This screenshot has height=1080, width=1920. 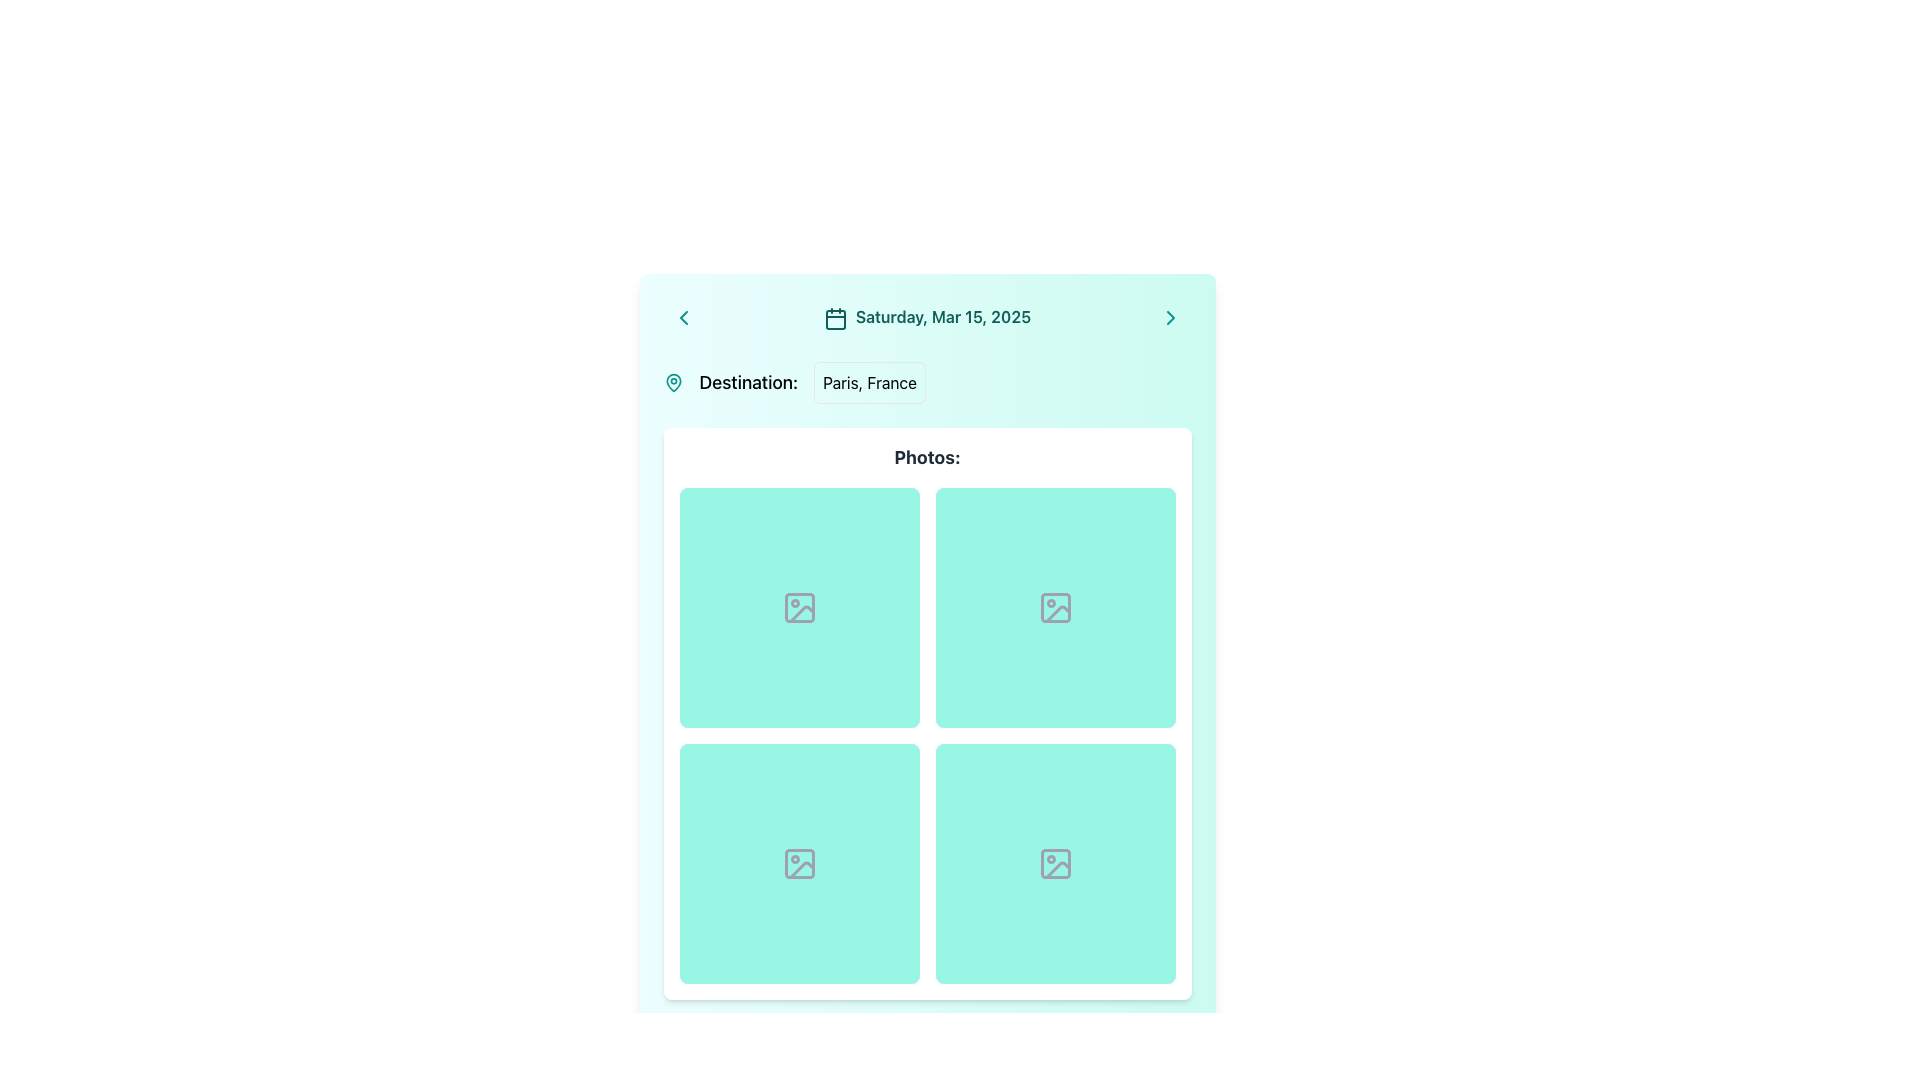 What do you see at coordinates (1054, 863) in the screenshot?
I see `the image upload icon located in the bottom-right corner of the Photos section` at bounding box center [1054, 863].